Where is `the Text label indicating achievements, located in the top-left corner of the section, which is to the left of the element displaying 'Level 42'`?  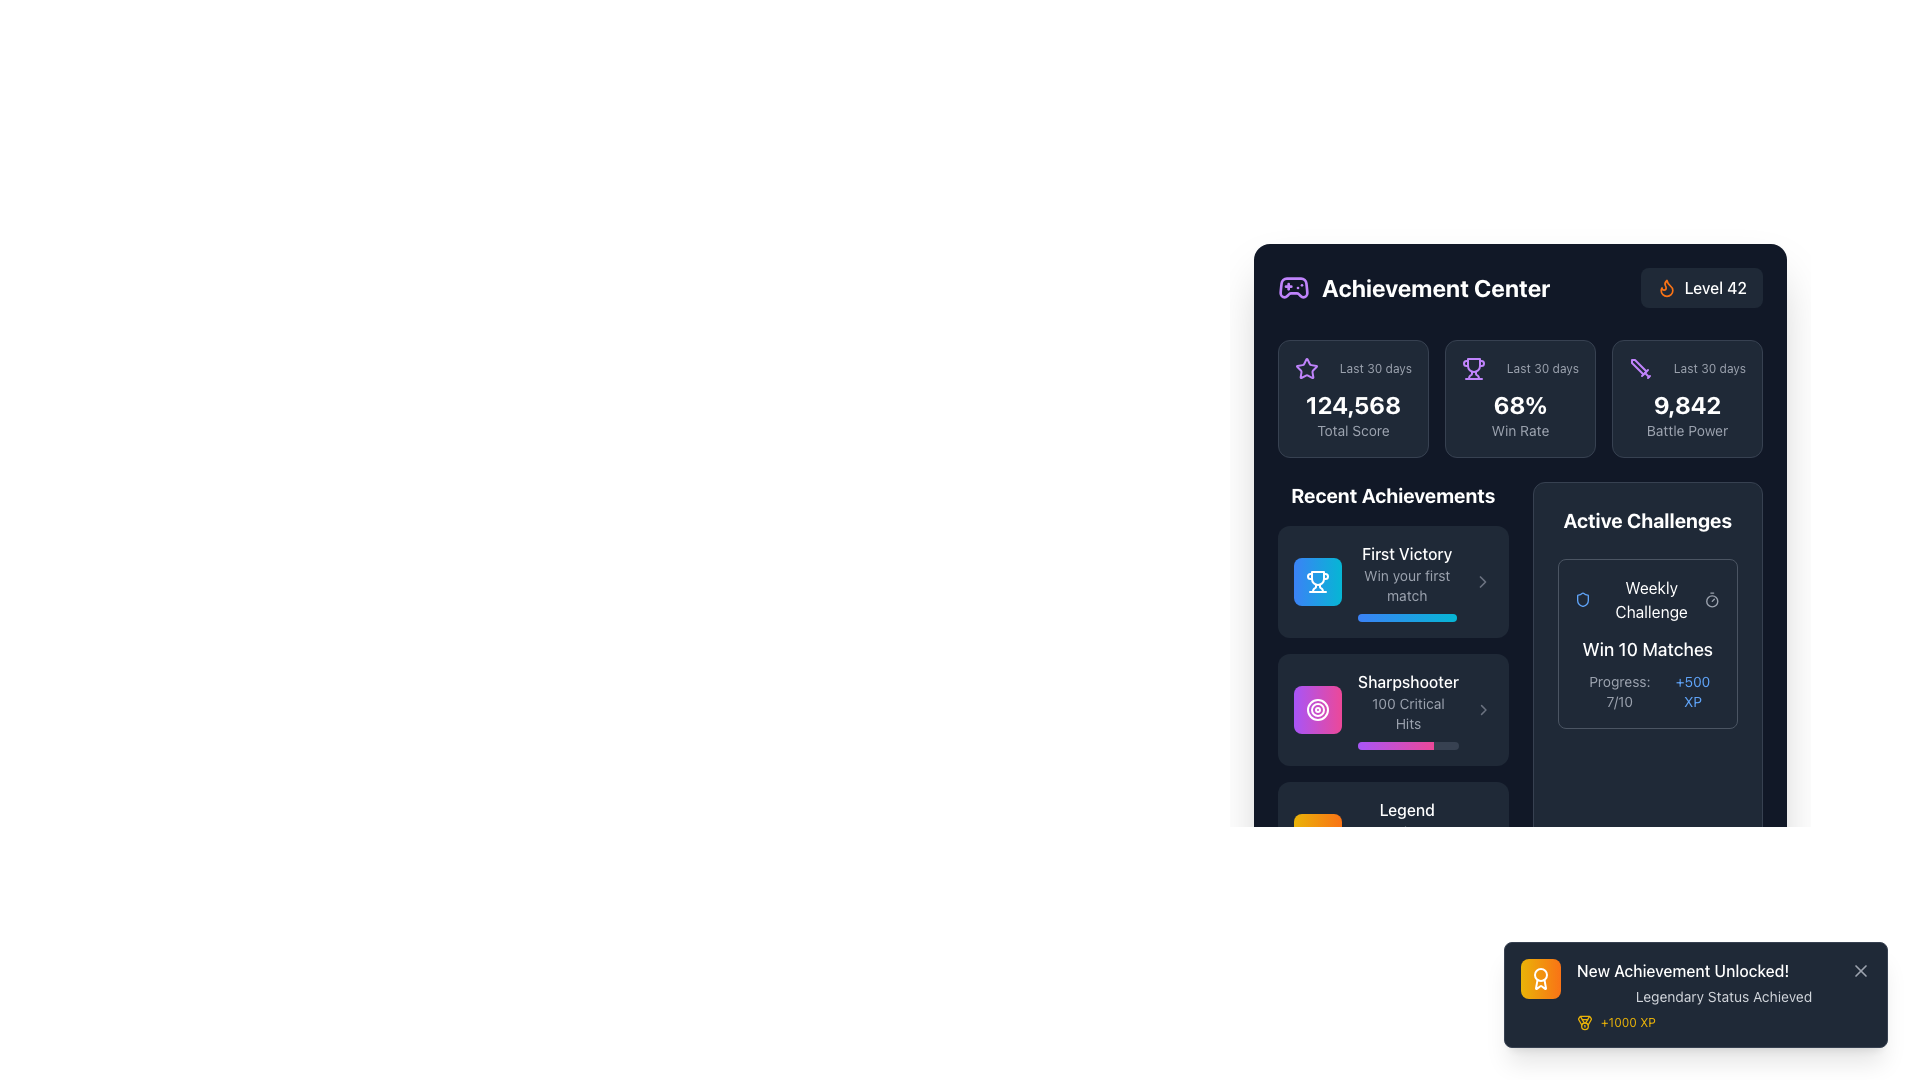
the Text label indicating achievements, located in the top-left corner of the section, which is to the left of the element displaying 'Level 42' is located at coordinates (1413, 288).